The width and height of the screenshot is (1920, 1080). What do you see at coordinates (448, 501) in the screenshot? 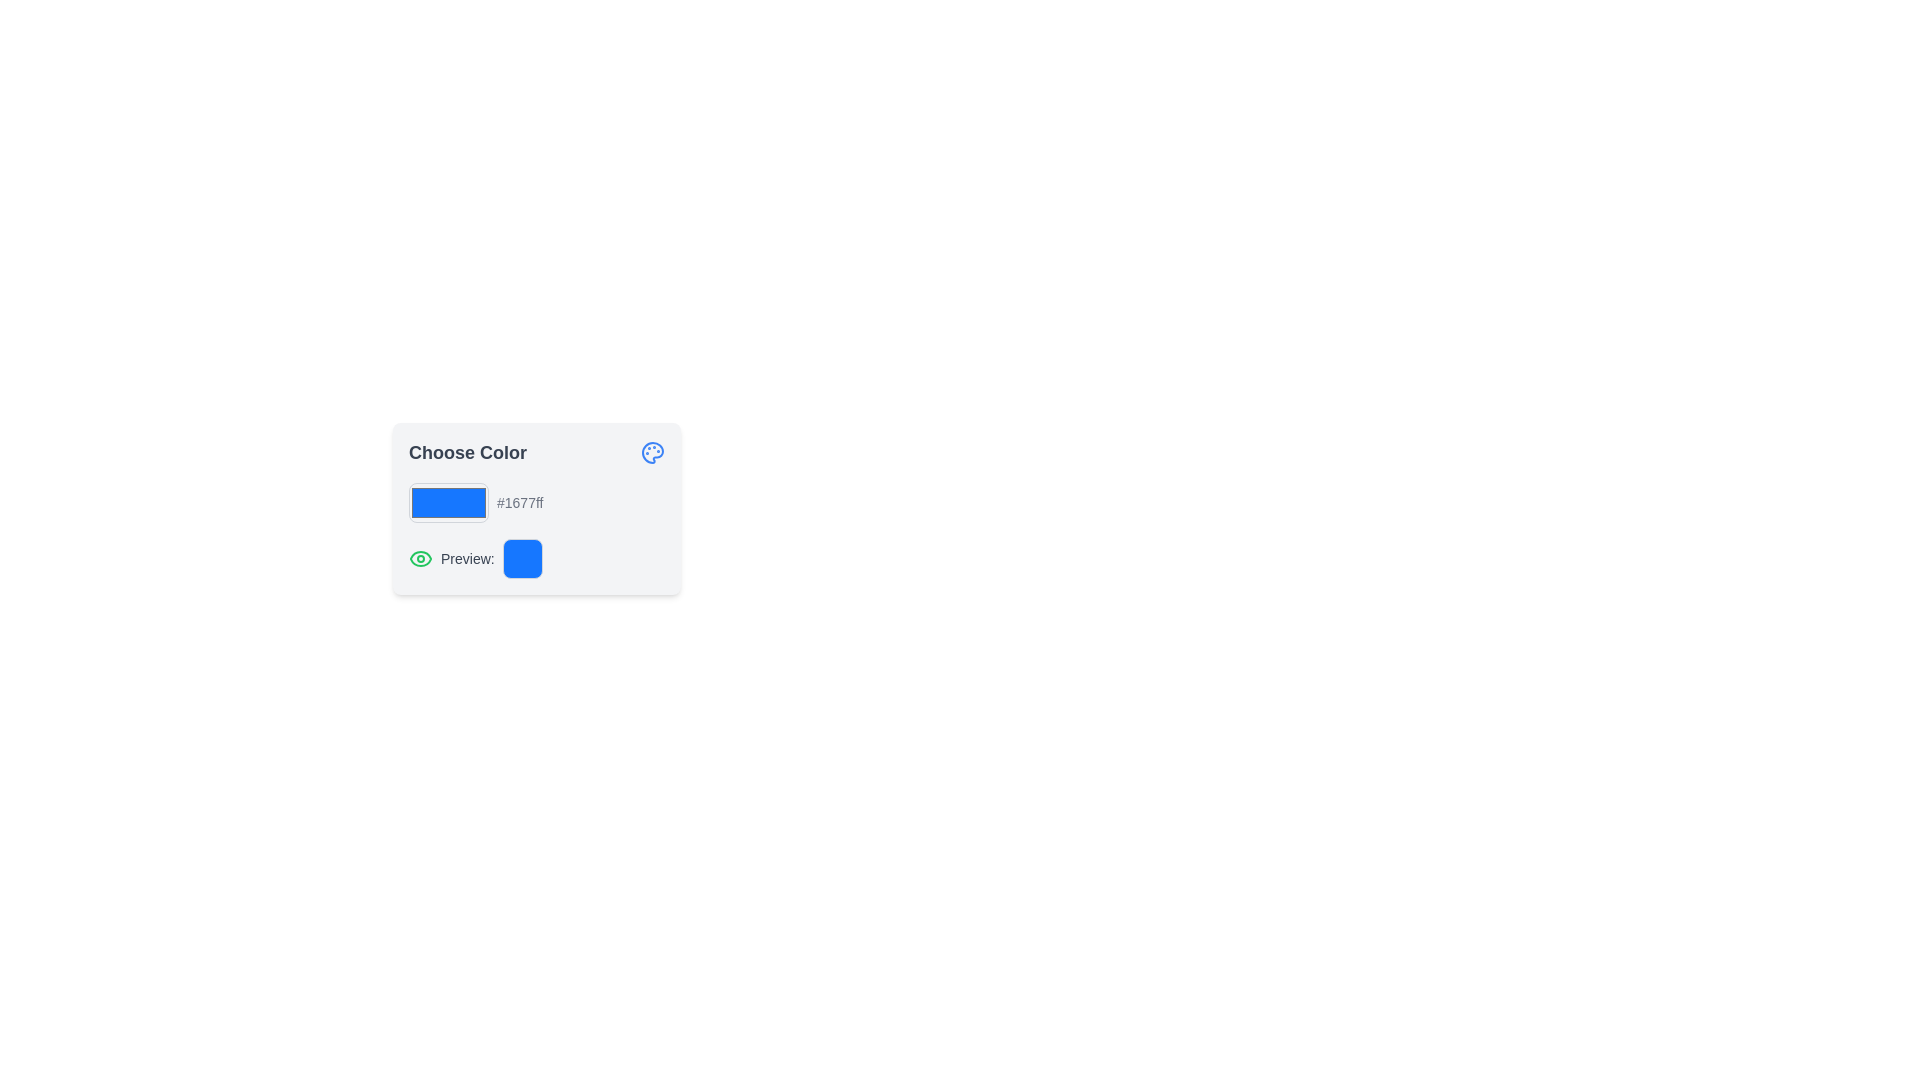
I see `the color picker input element to access input options for selecting or confirming the color represented by the code '#1677ff'` at bounding box center [448, 501].